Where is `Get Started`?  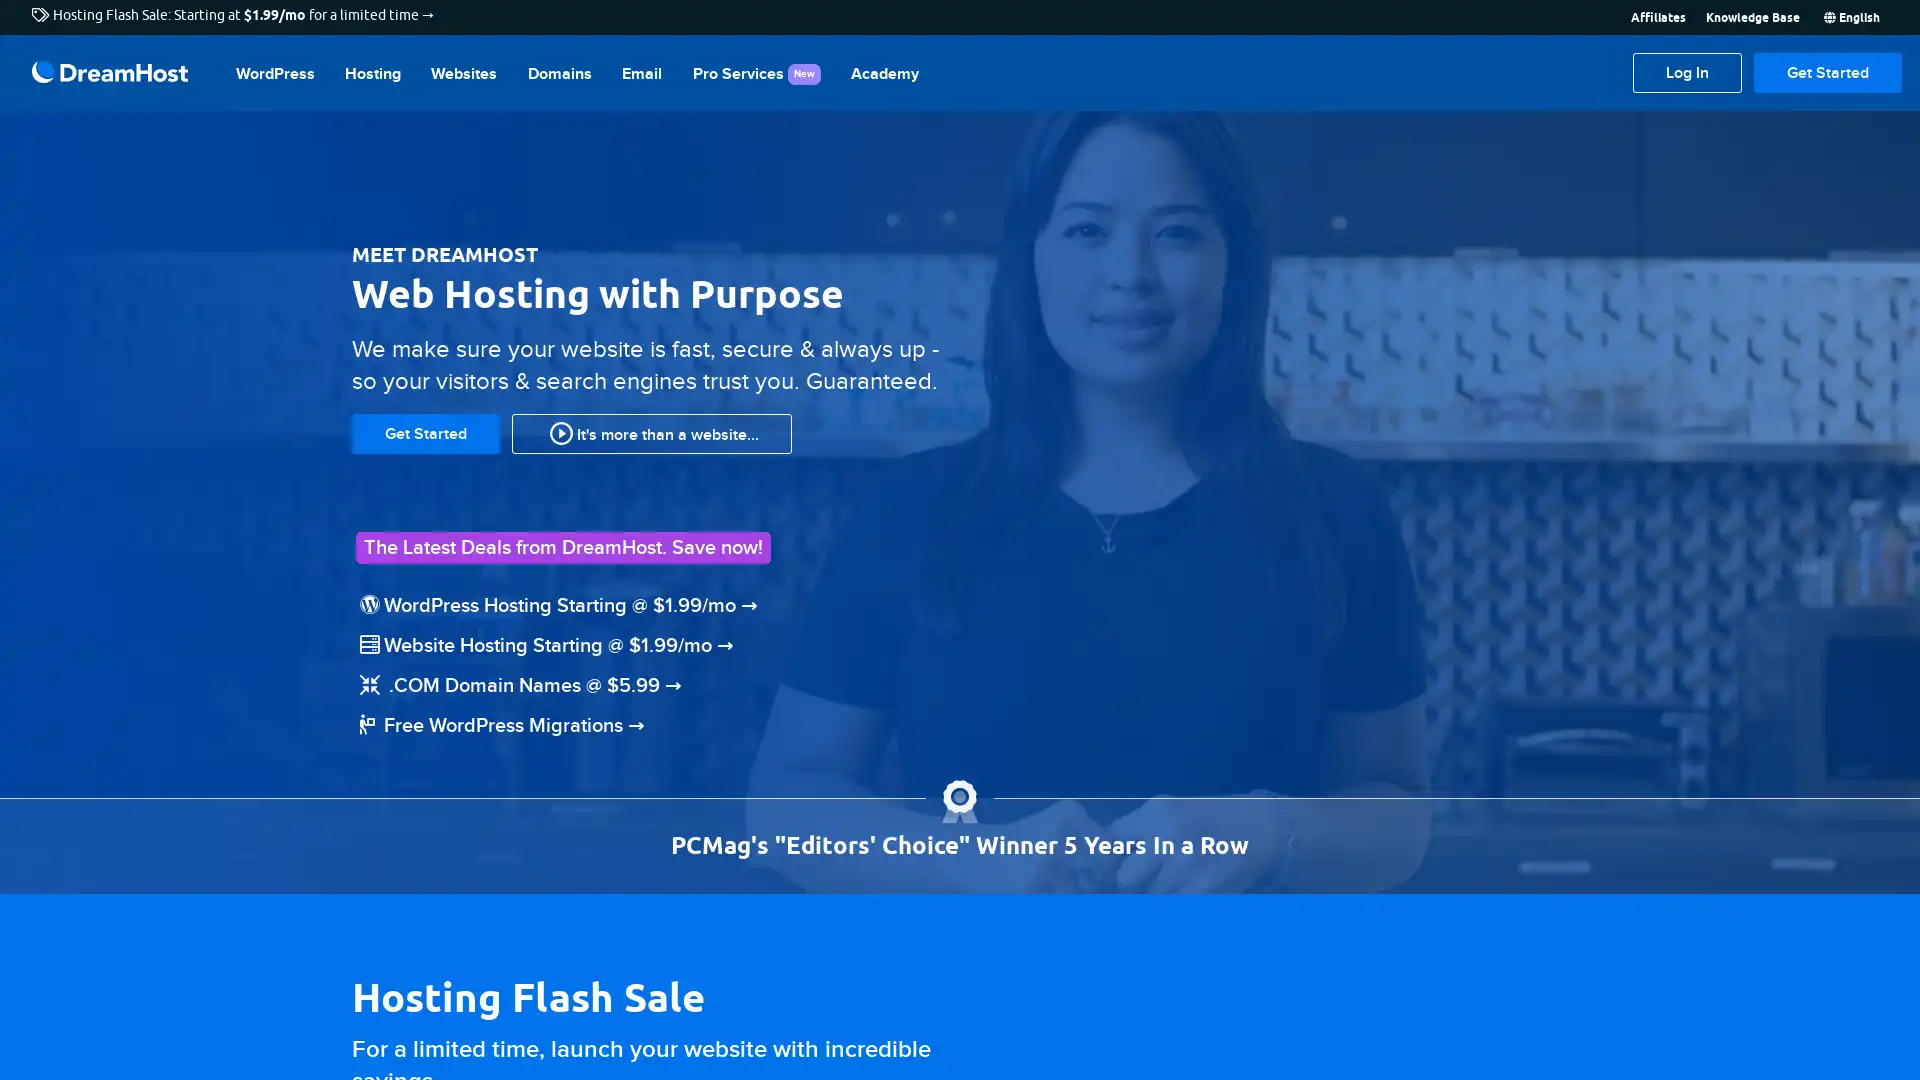
Get Started is located at coordinates (425, 431).